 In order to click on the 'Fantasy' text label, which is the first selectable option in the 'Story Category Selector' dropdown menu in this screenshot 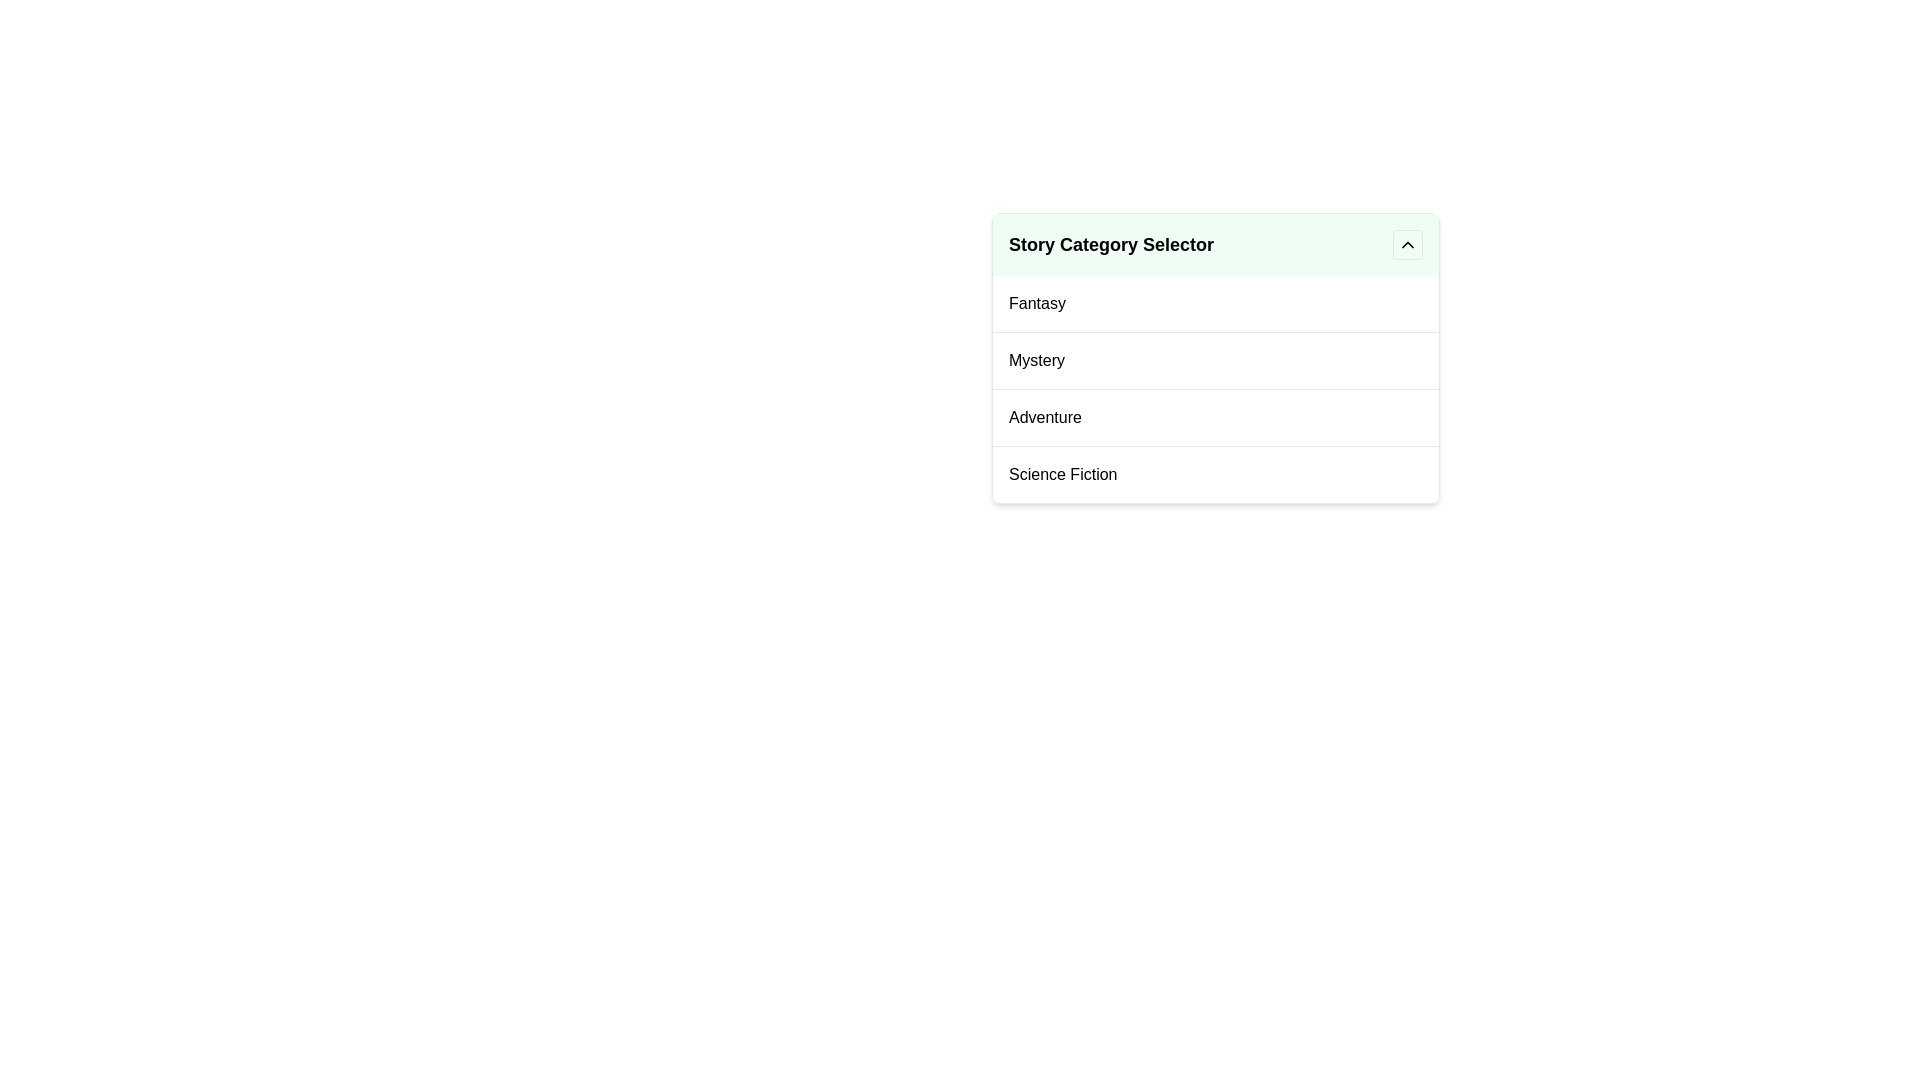, I will do `click(1037, 304)`.